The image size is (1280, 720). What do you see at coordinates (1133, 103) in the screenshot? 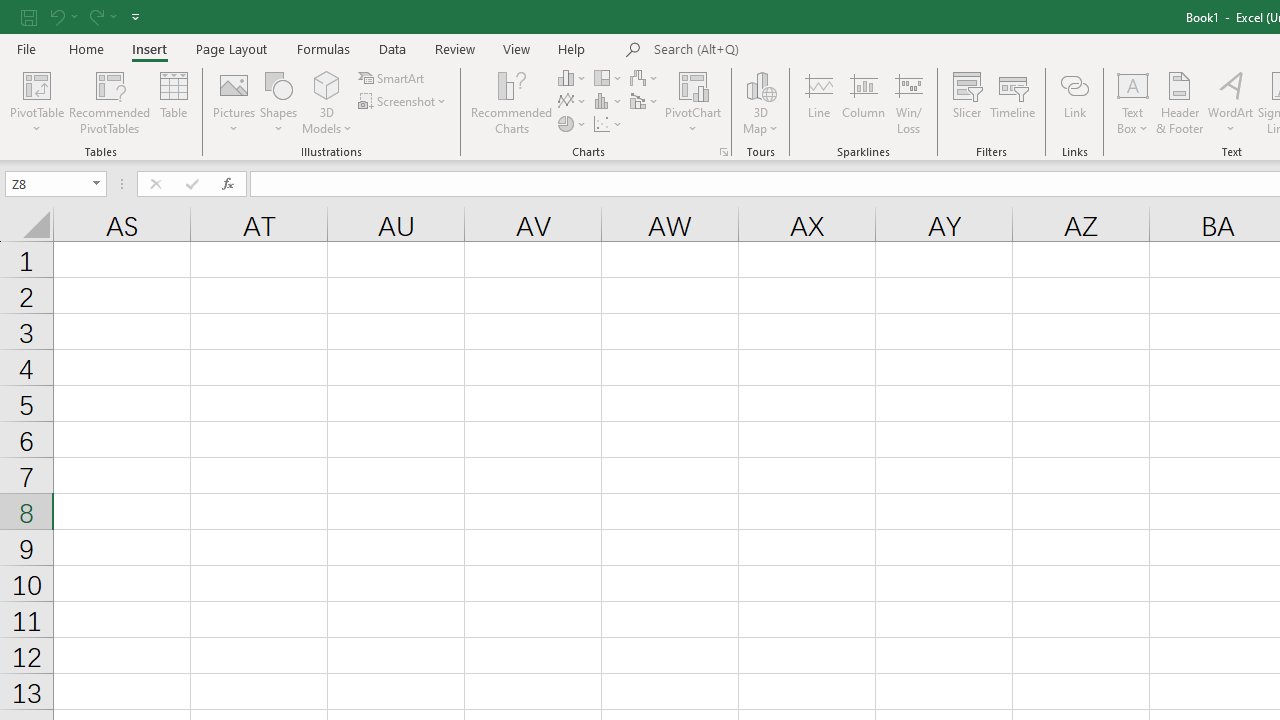
I see `'Text Box'` at bounding box center [1133, 103].